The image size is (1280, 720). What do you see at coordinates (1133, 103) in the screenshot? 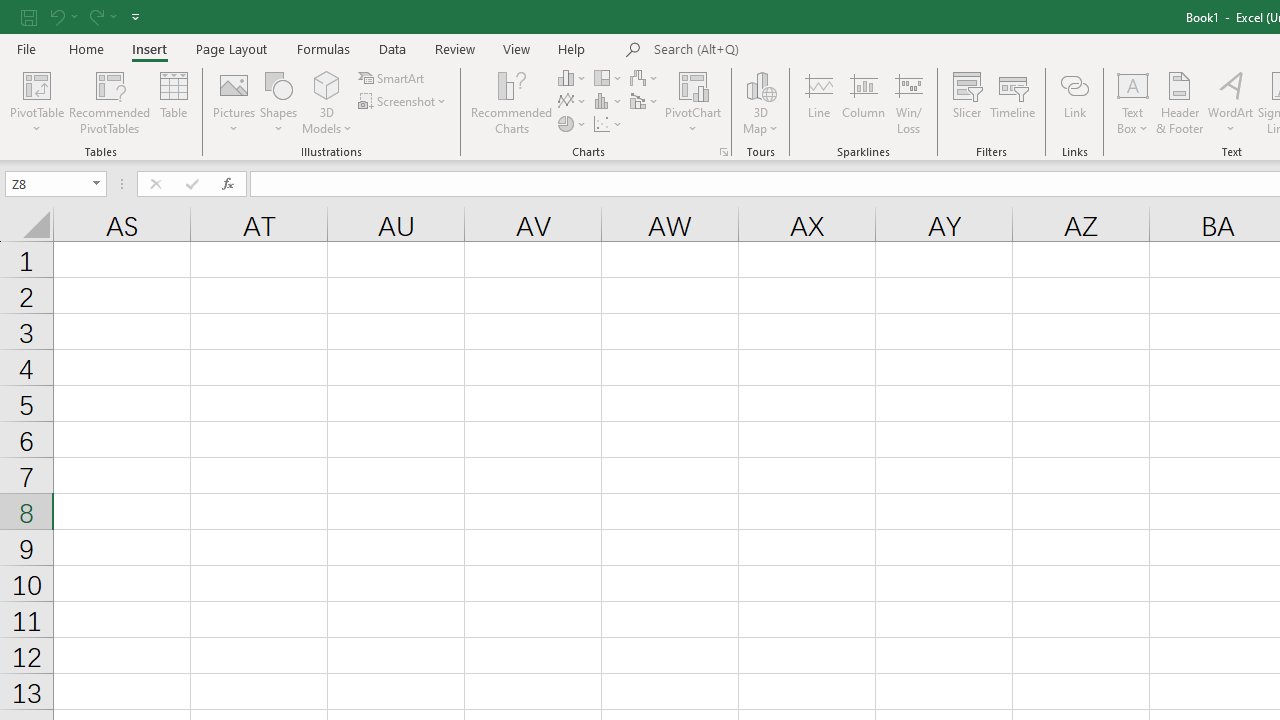
I see `'Text Box'` at bounding box center [1133, 103].